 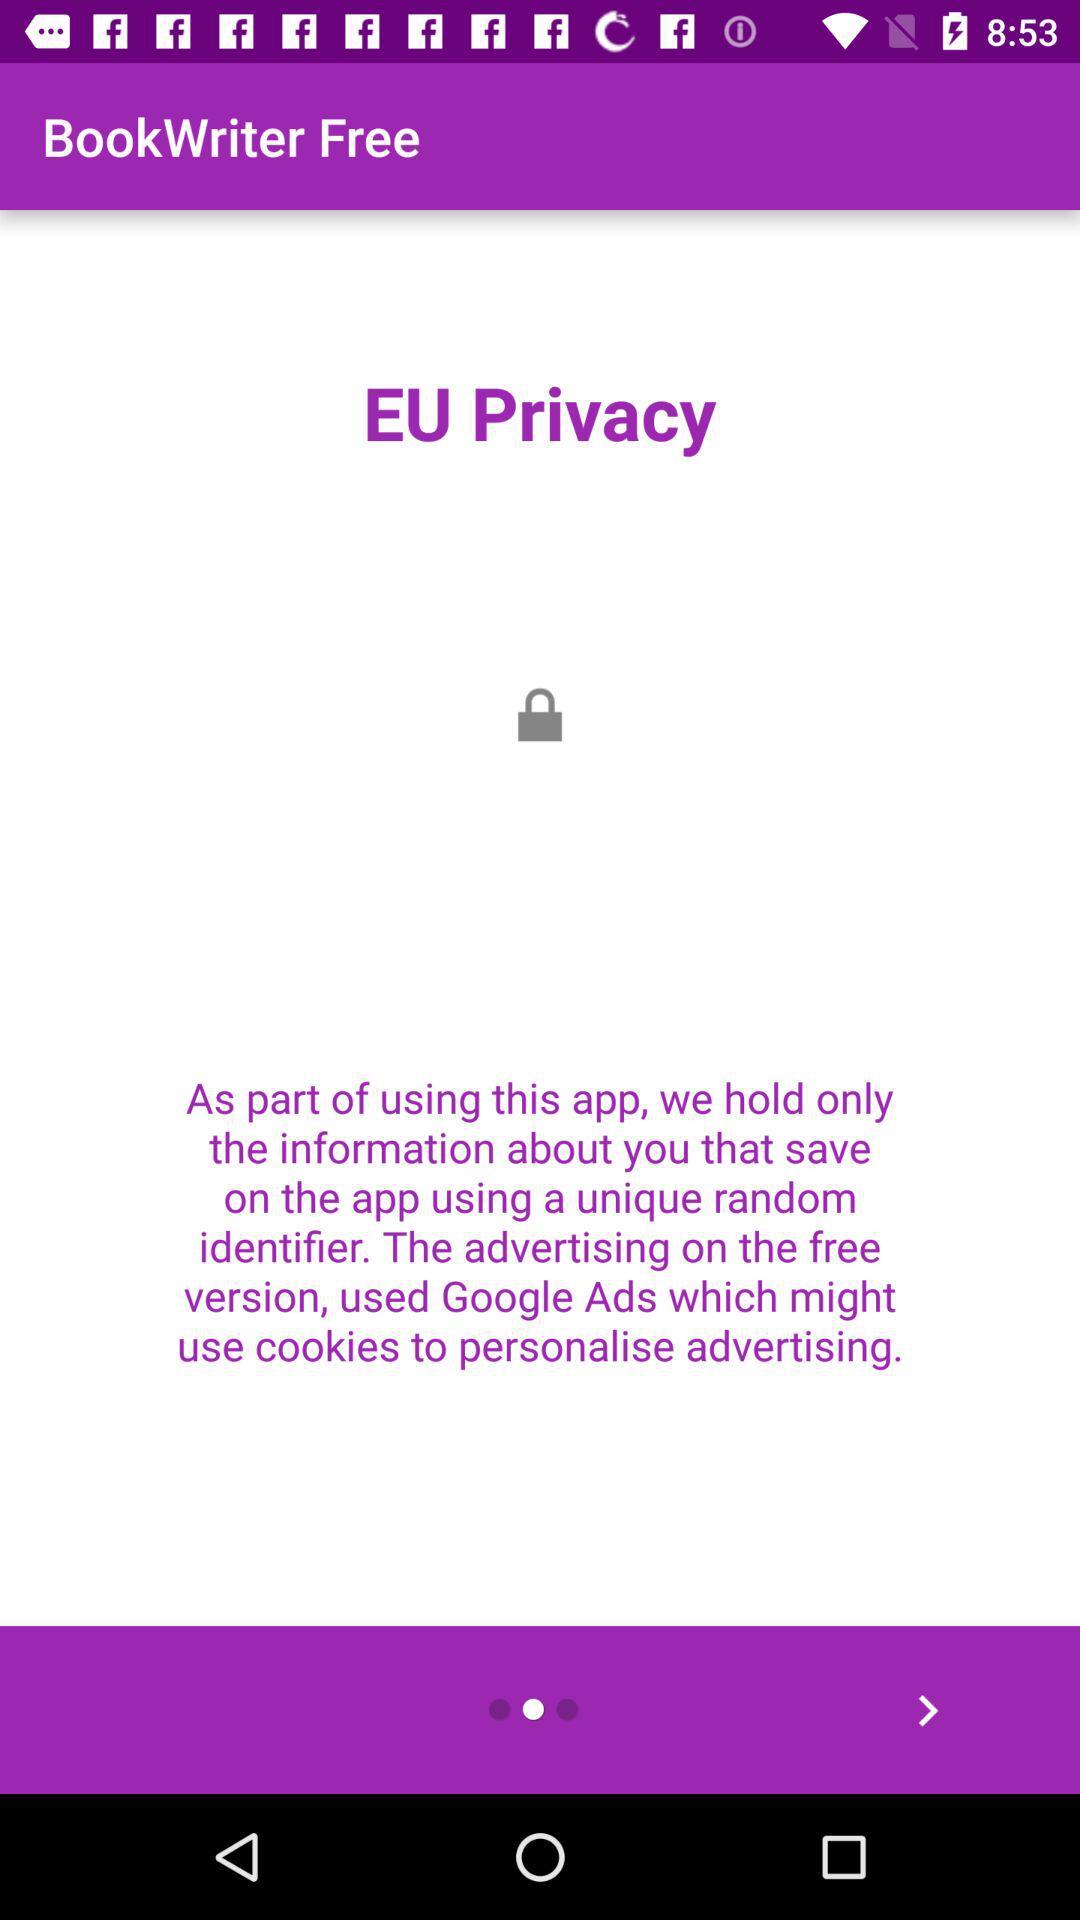 I want to click on the arrow_forward icon, so click(x=927, y=1709).